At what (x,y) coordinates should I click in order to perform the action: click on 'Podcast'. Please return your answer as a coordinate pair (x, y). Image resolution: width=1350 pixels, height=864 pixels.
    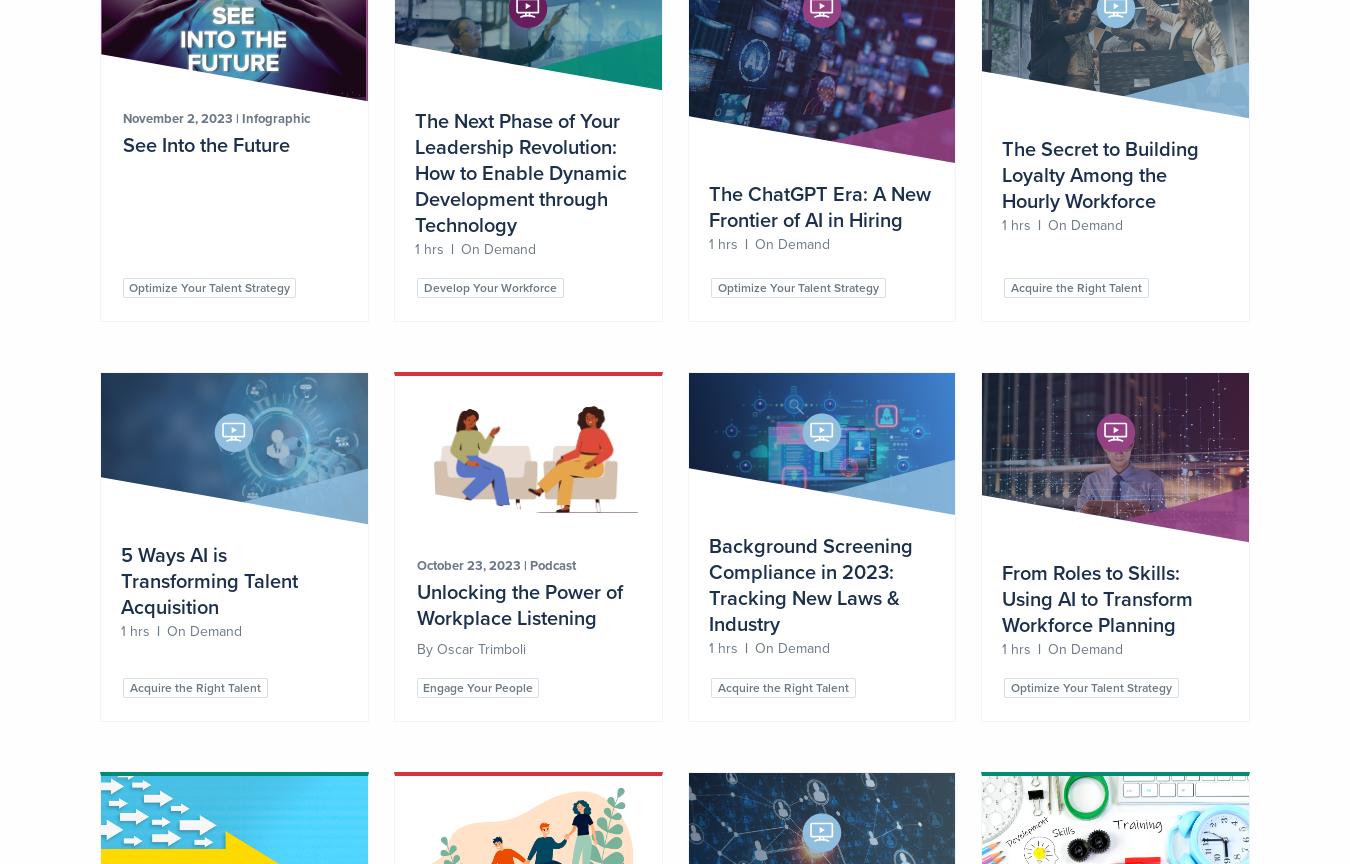
    Looking at the image, I should click on (551, 563).